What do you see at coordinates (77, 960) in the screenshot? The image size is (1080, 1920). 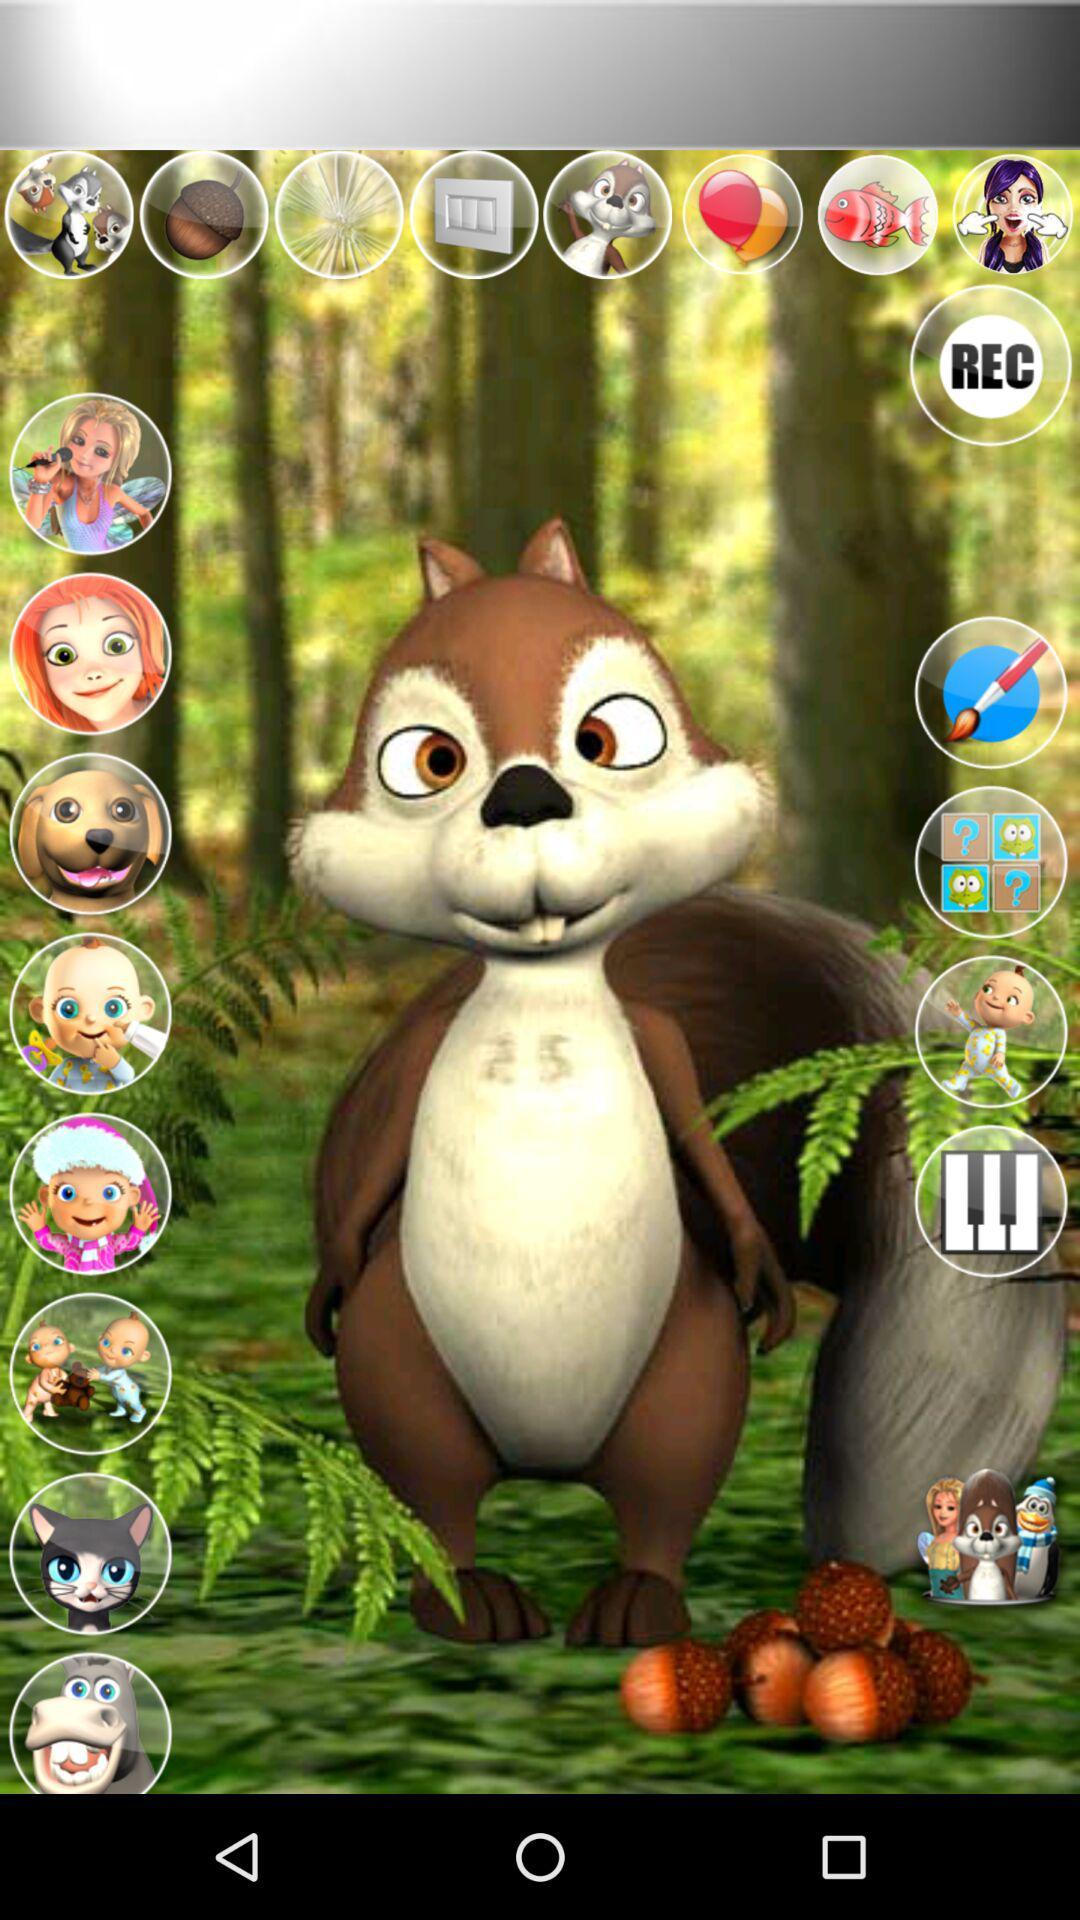 I see `the menu icon` at bounding box center [77, 960].